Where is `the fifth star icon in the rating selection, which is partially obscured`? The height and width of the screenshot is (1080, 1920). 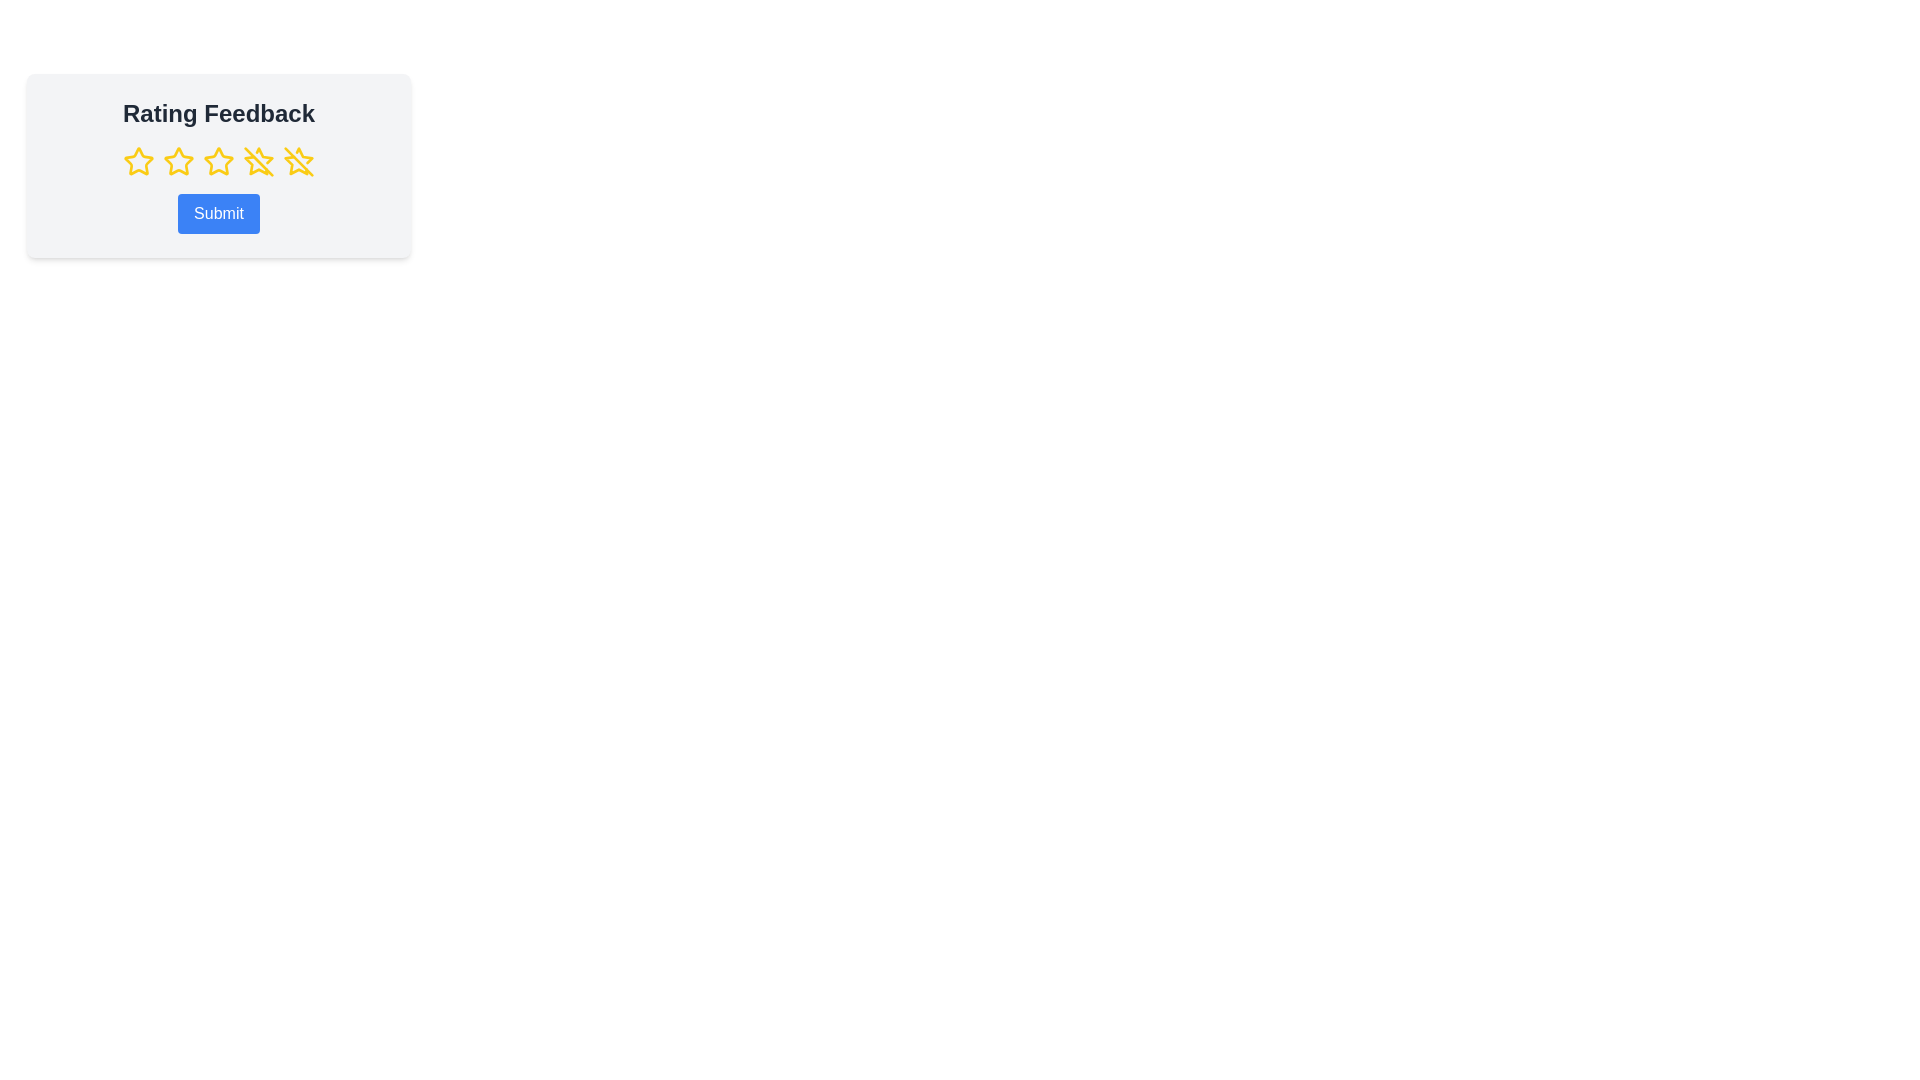 the fifth star icon in the rating selection, which is partially obscured is located at coordinates (297, 161).